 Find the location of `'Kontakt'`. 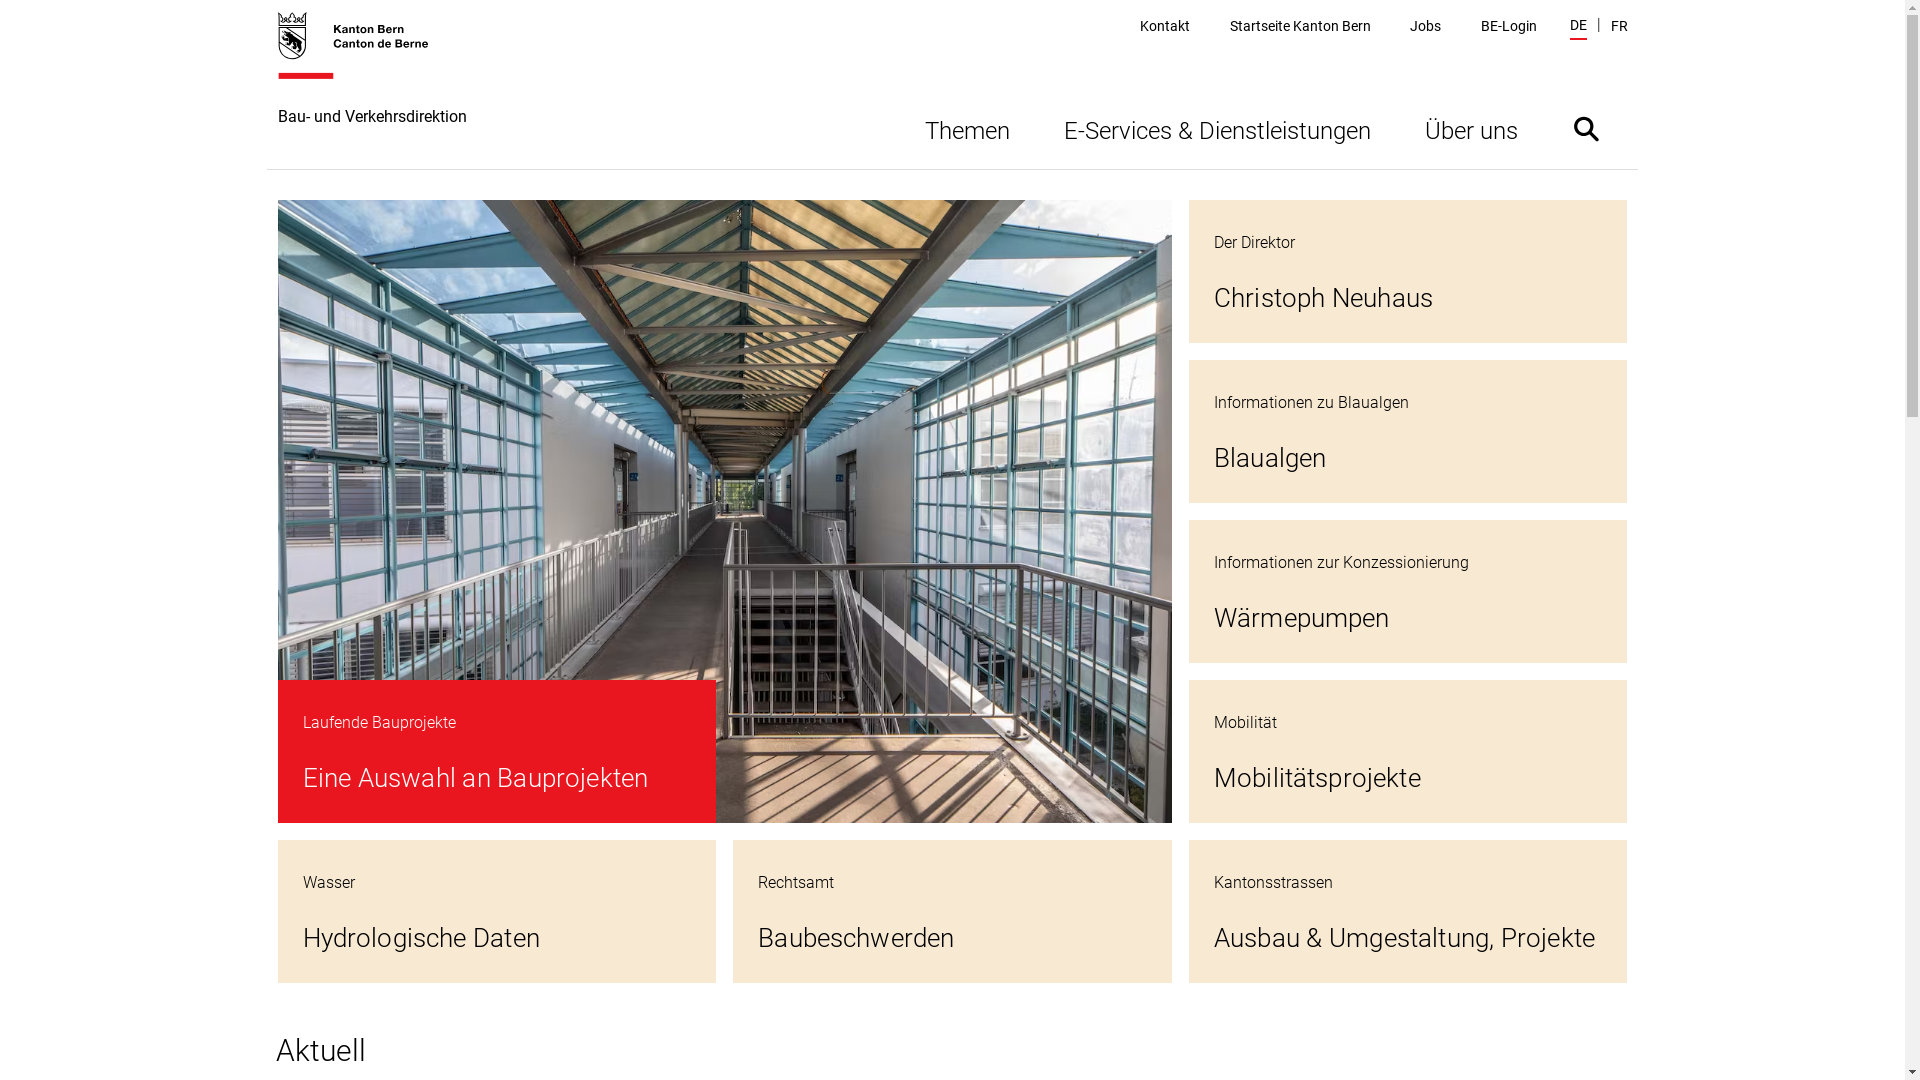

'Kontakt' is located at coordinates (1165, 26).